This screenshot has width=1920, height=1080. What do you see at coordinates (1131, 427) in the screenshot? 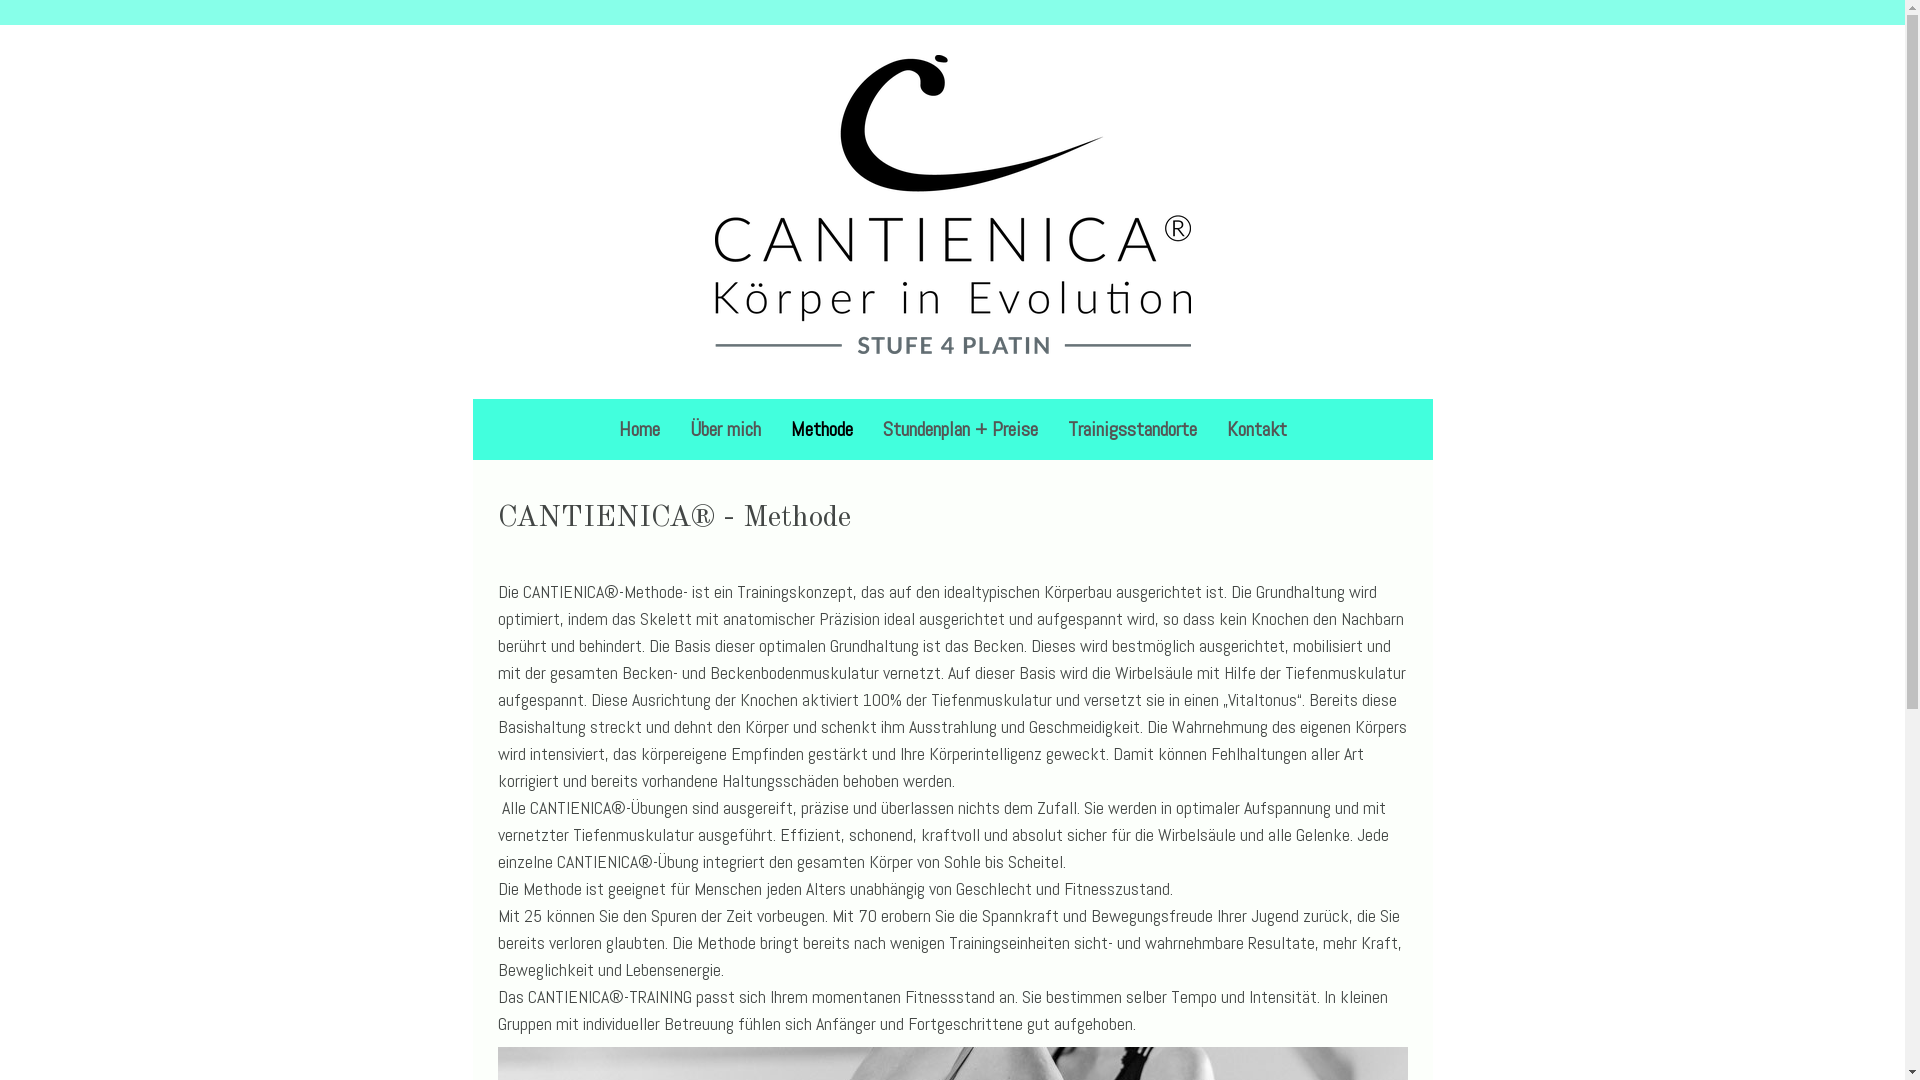
I see `'Trainigsstandorte'` at bounding box center [1131, 427].